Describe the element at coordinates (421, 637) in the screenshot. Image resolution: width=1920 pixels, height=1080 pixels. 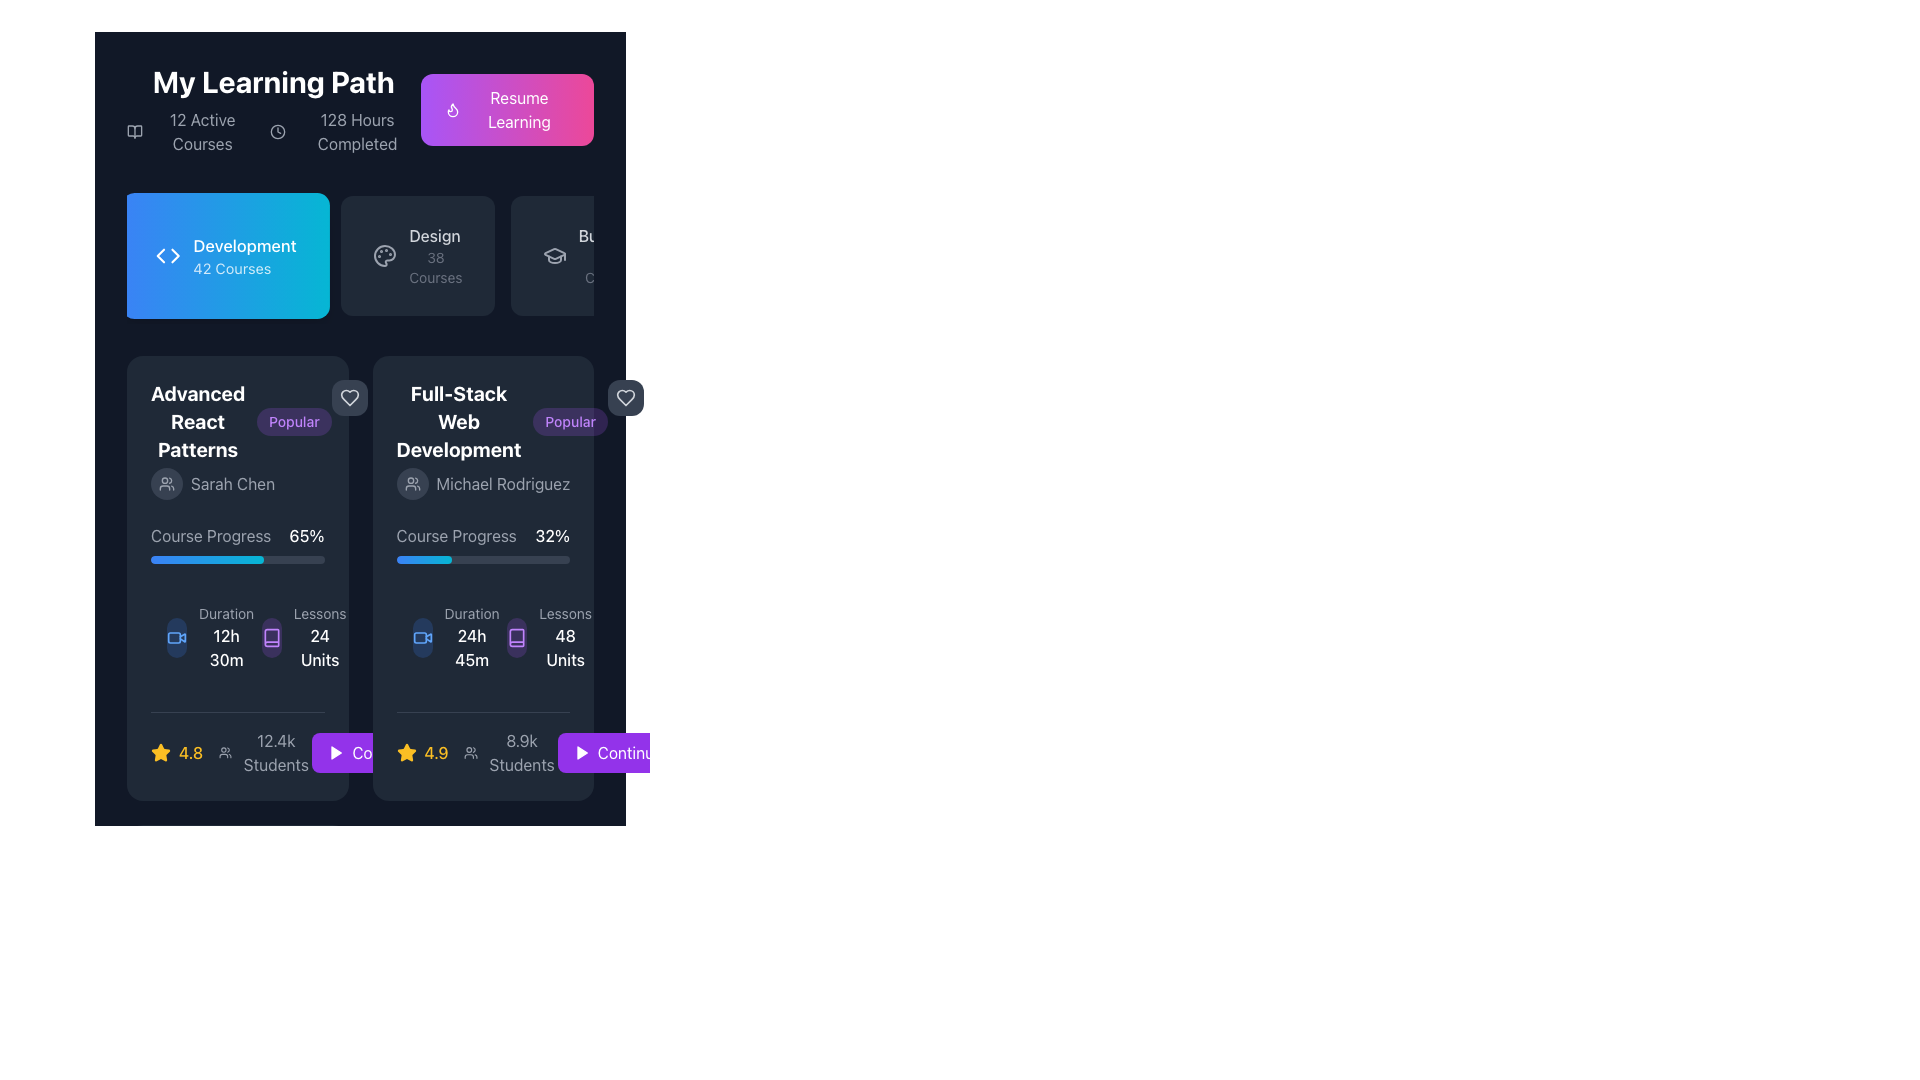
I see `the media icon representing video content within the 'Full-Stack Web Development' card, located adjacent to the time information ('24h 45m')` at that location.